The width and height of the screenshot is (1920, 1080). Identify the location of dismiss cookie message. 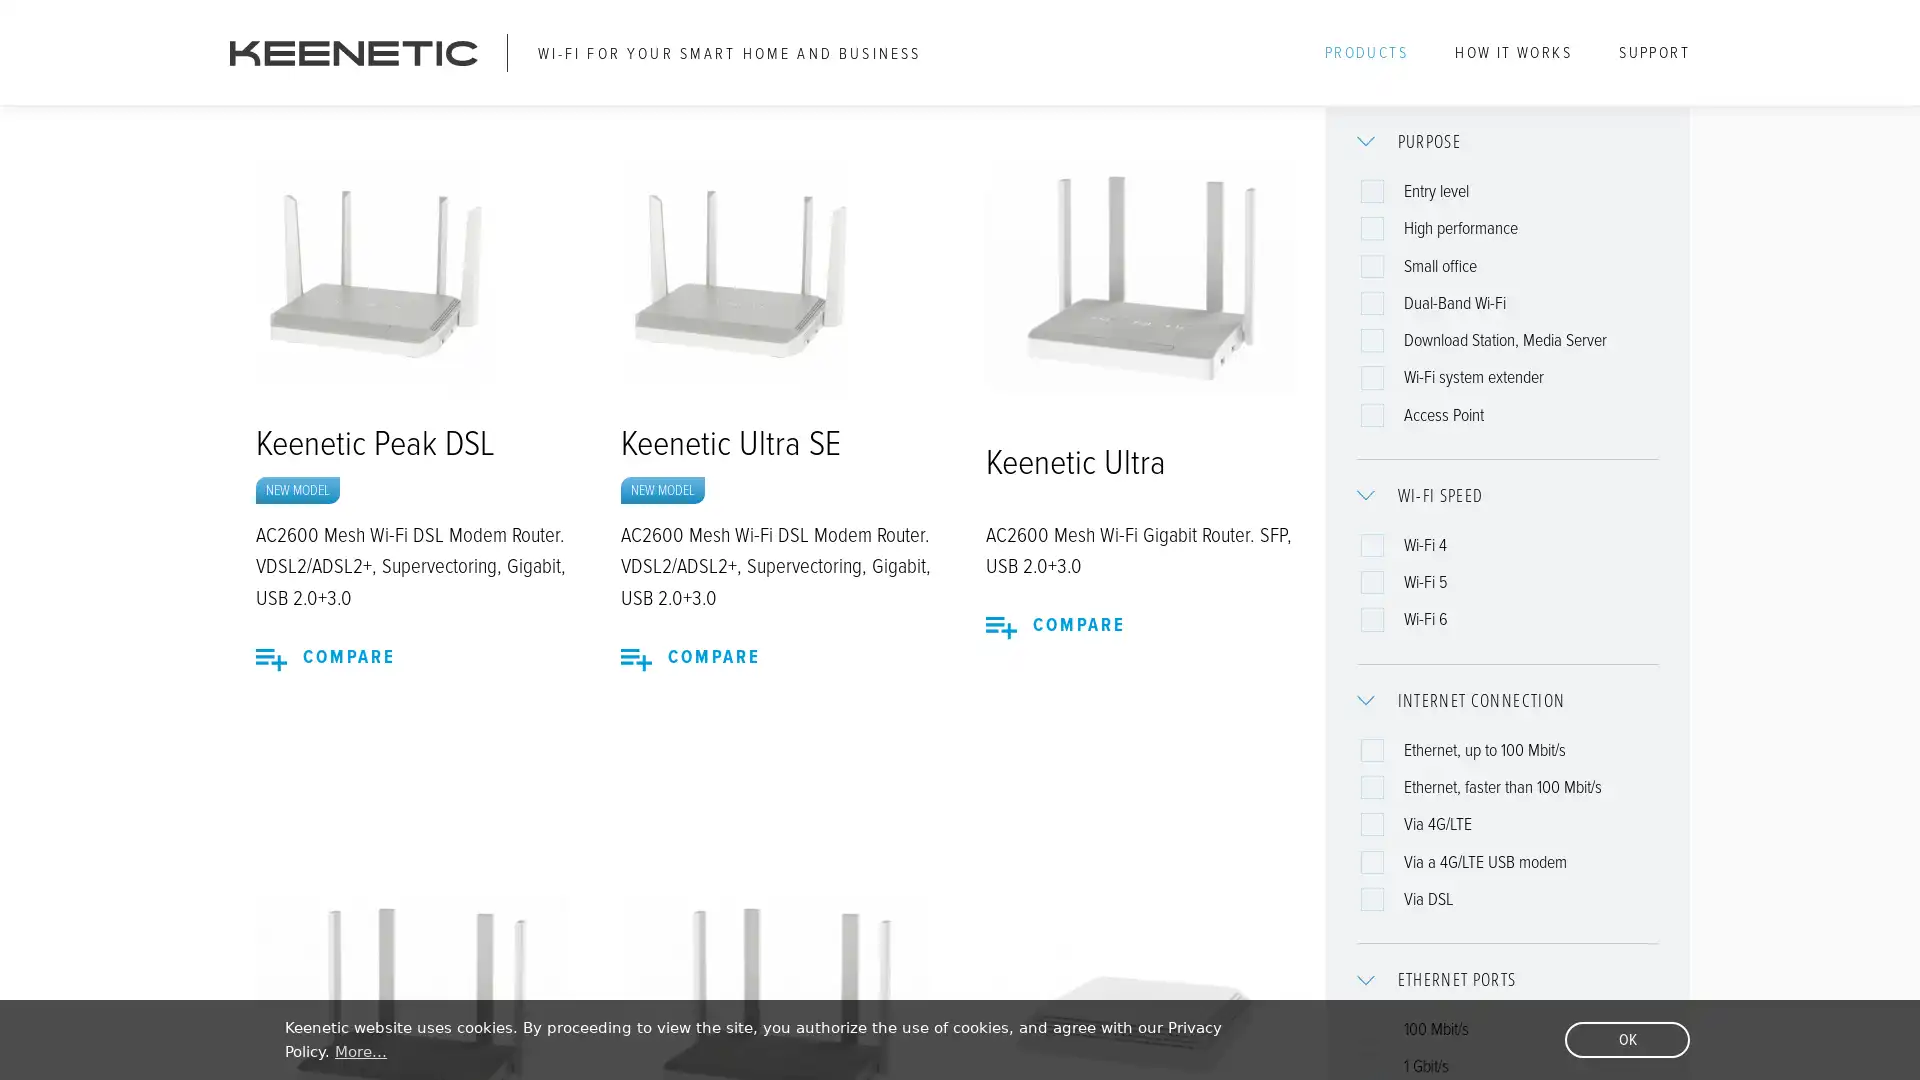
(1627, 1038).